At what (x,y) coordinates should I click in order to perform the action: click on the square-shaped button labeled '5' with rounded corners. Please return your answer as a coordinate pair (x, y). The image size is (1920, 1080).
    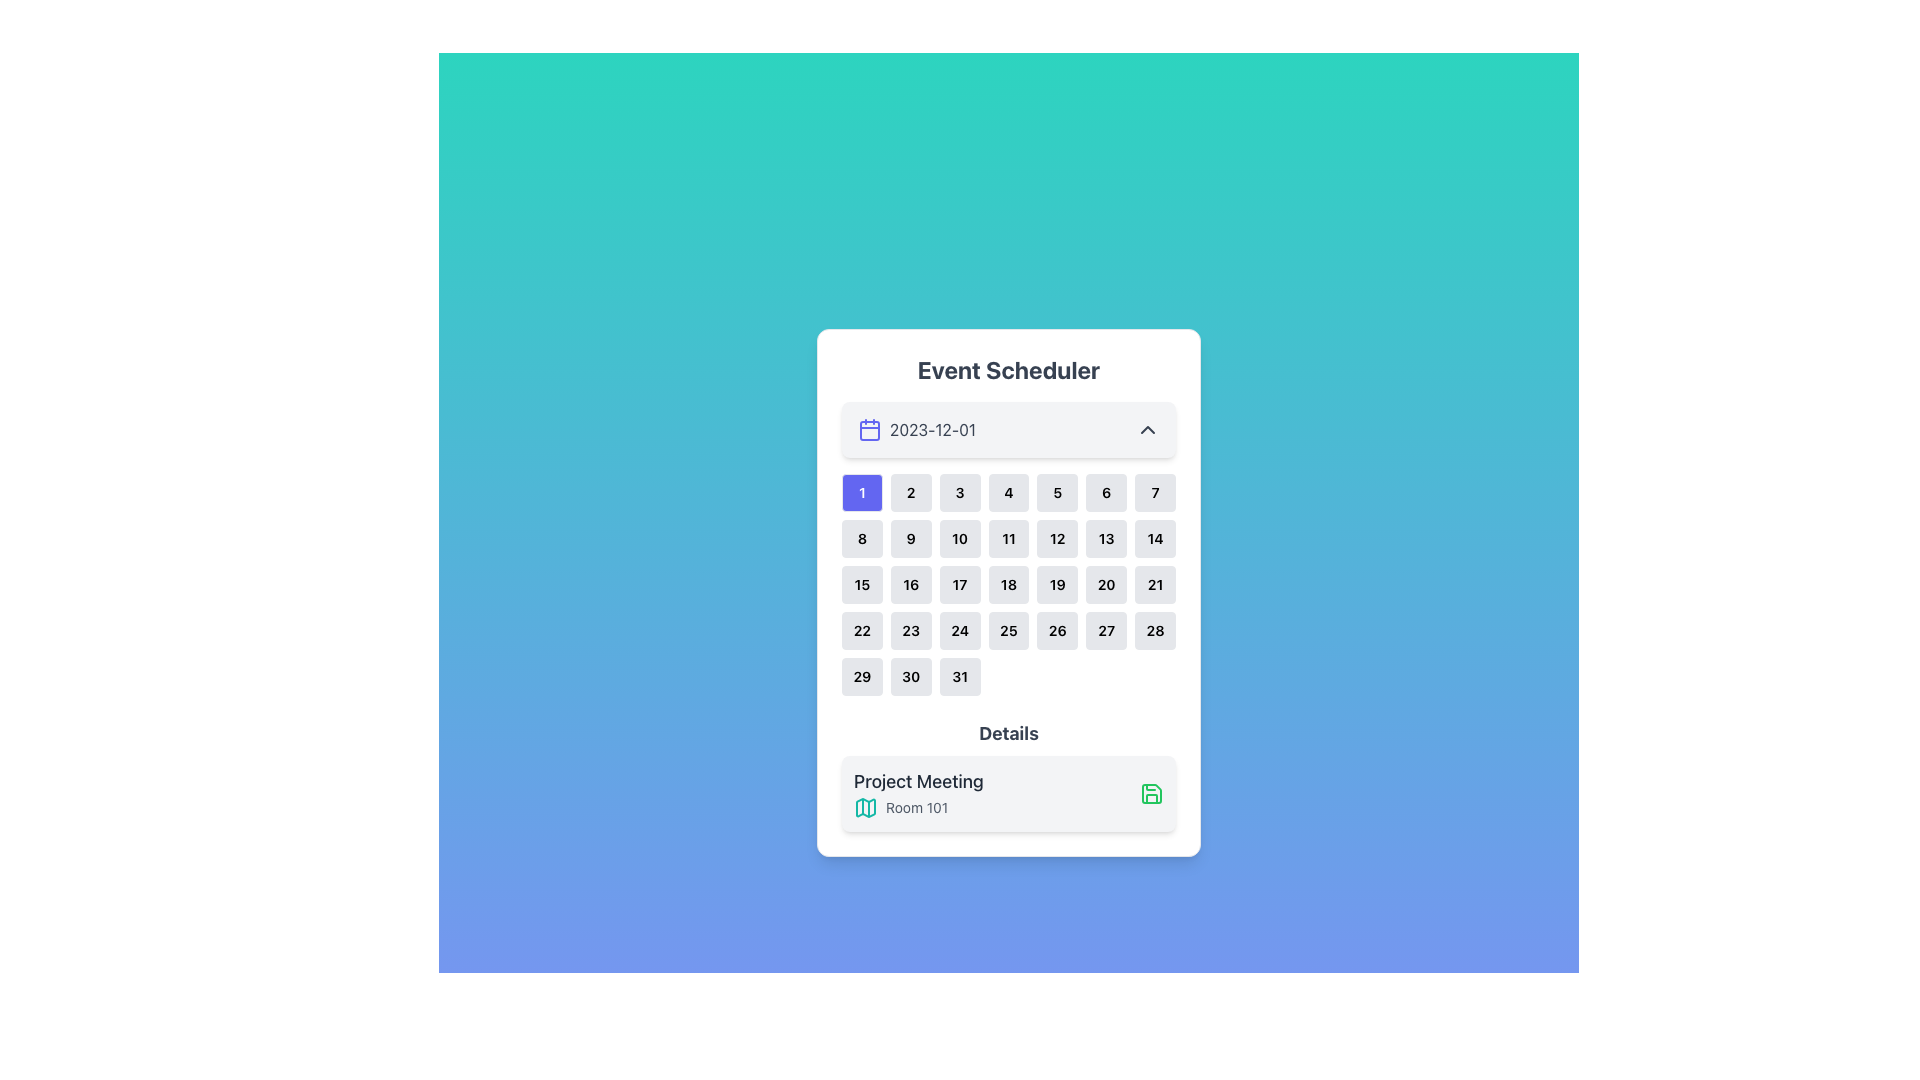
    Looking at the image, I should click on (1056, 493).